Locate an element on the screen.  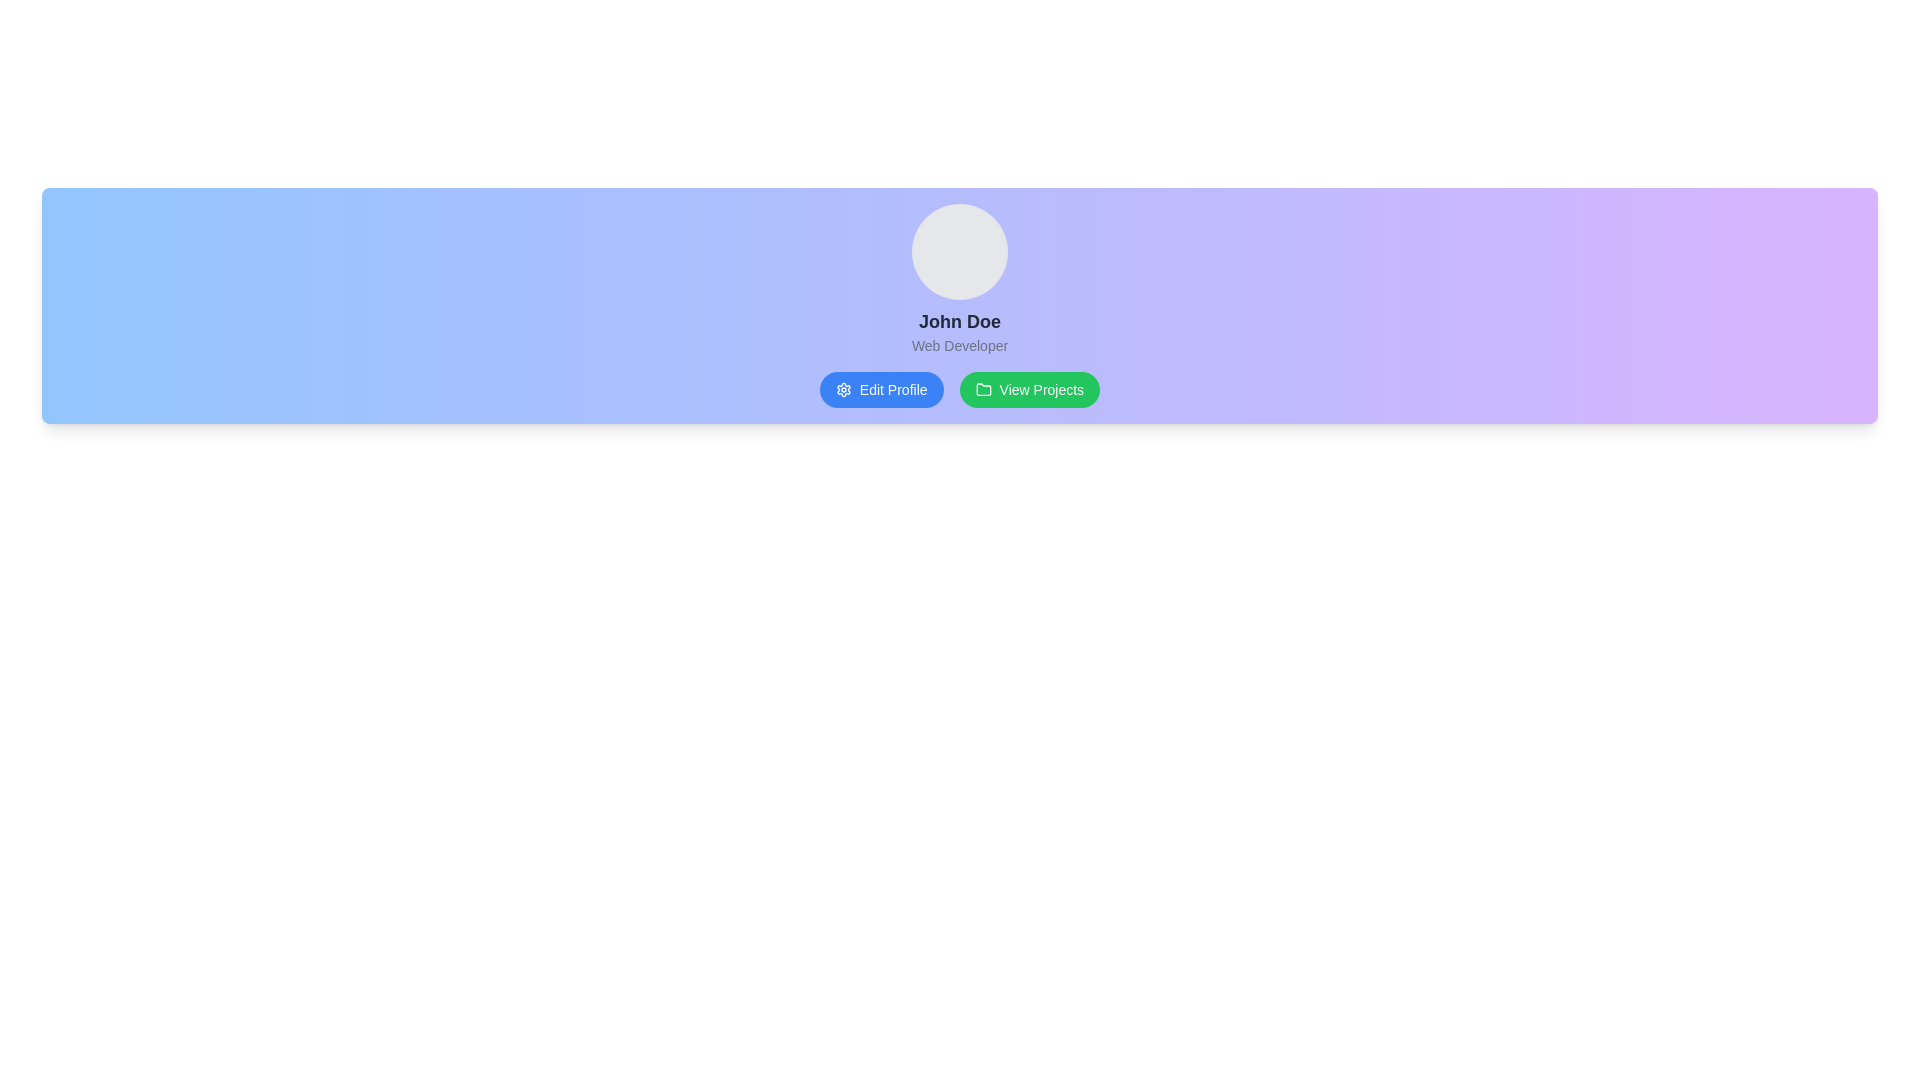
the folder icon within the 'View Projects' button located at the center bottom of the user profile card is located at coordinates (983, 389).